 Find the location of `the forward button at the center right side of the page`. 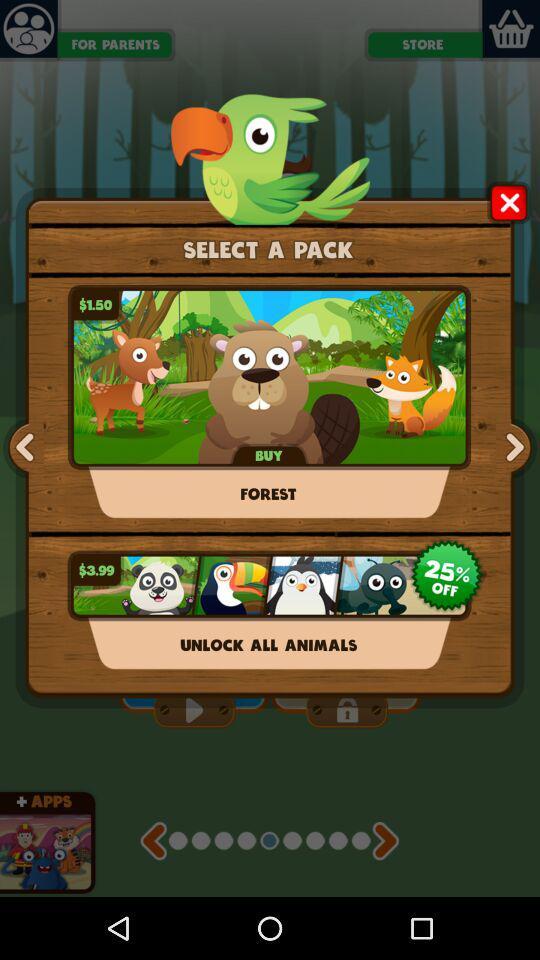

the forward button at the center right side of the page is located at coordinates (512, 448).